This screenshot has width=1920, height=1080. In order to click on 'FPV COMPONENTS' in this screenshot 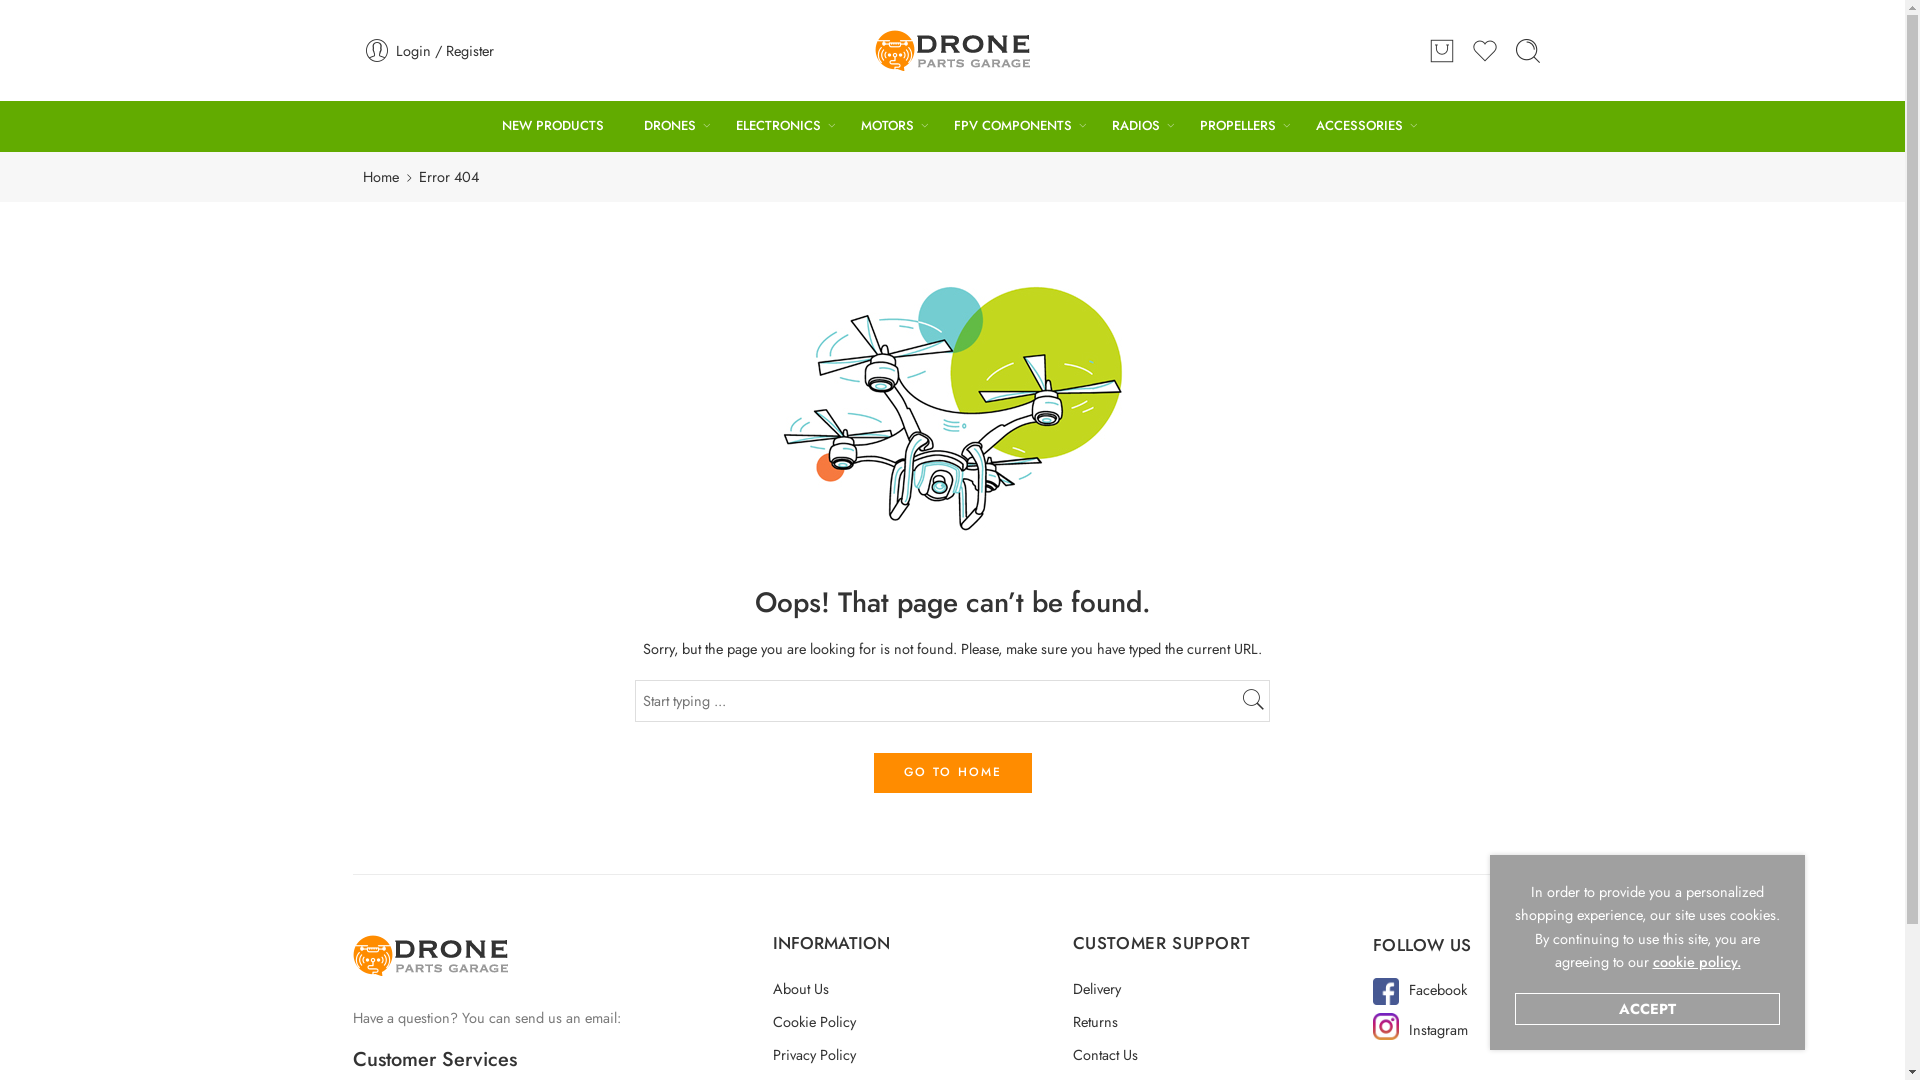, I will do `click(1012, 126)`.